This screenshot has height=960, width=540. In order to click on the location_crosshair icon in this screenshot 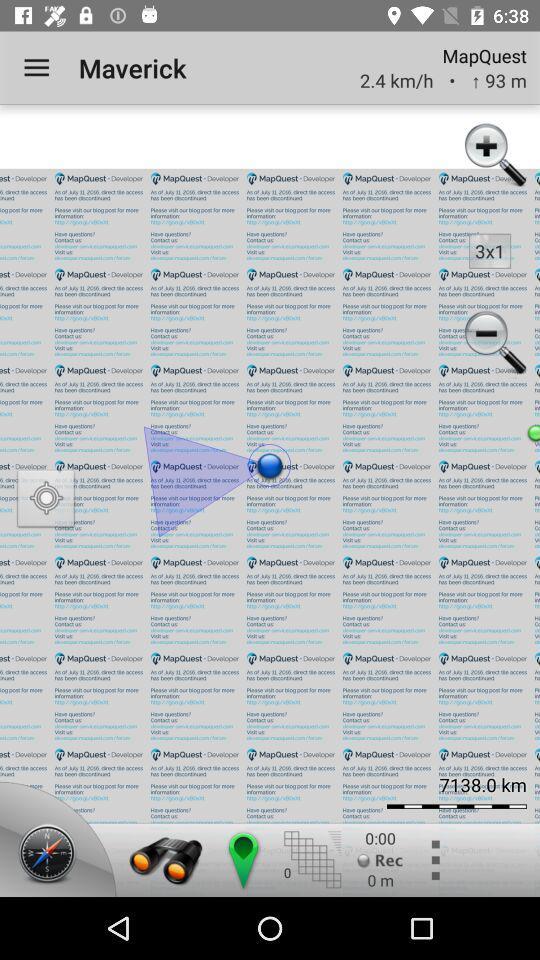, I will do `click(46, 500)`.